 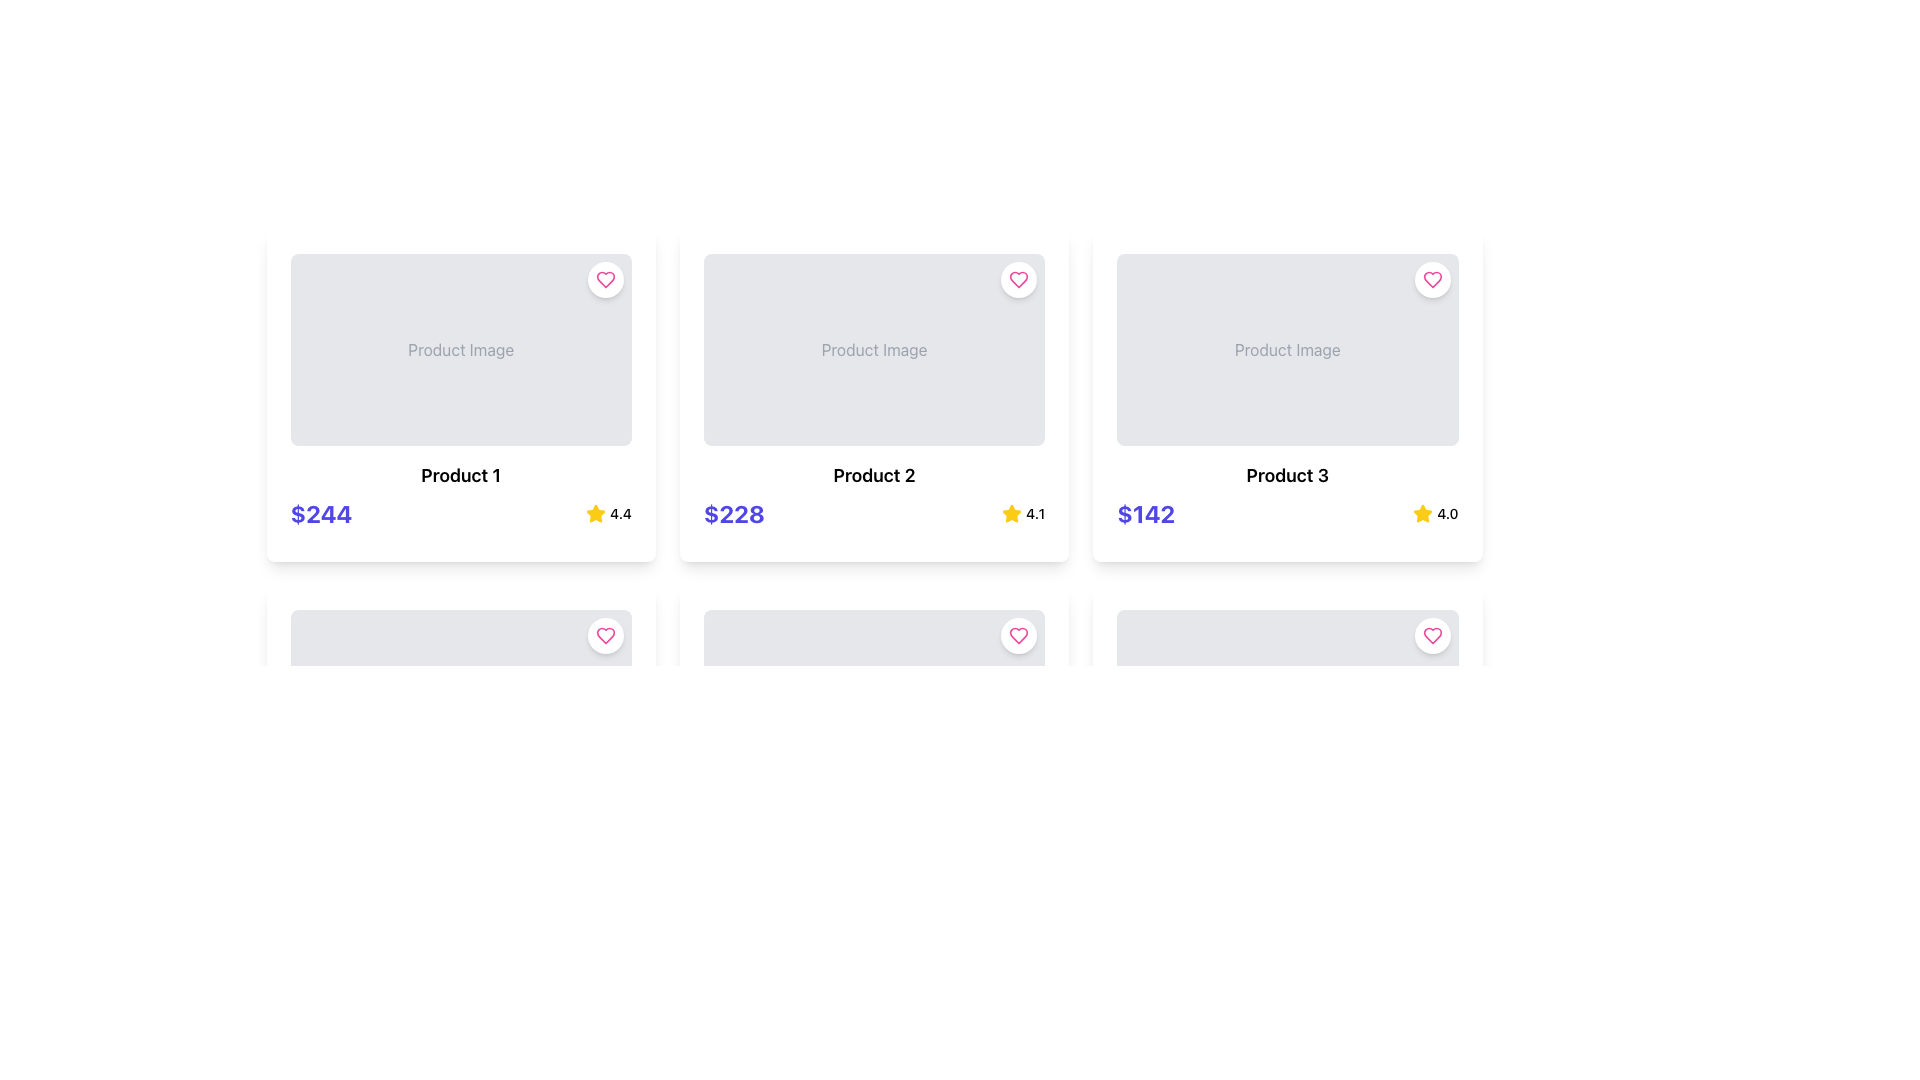 I want to click on the favorite button located at the top-right corner of the display card for 'Product 2', so click(x=1019, y=280).